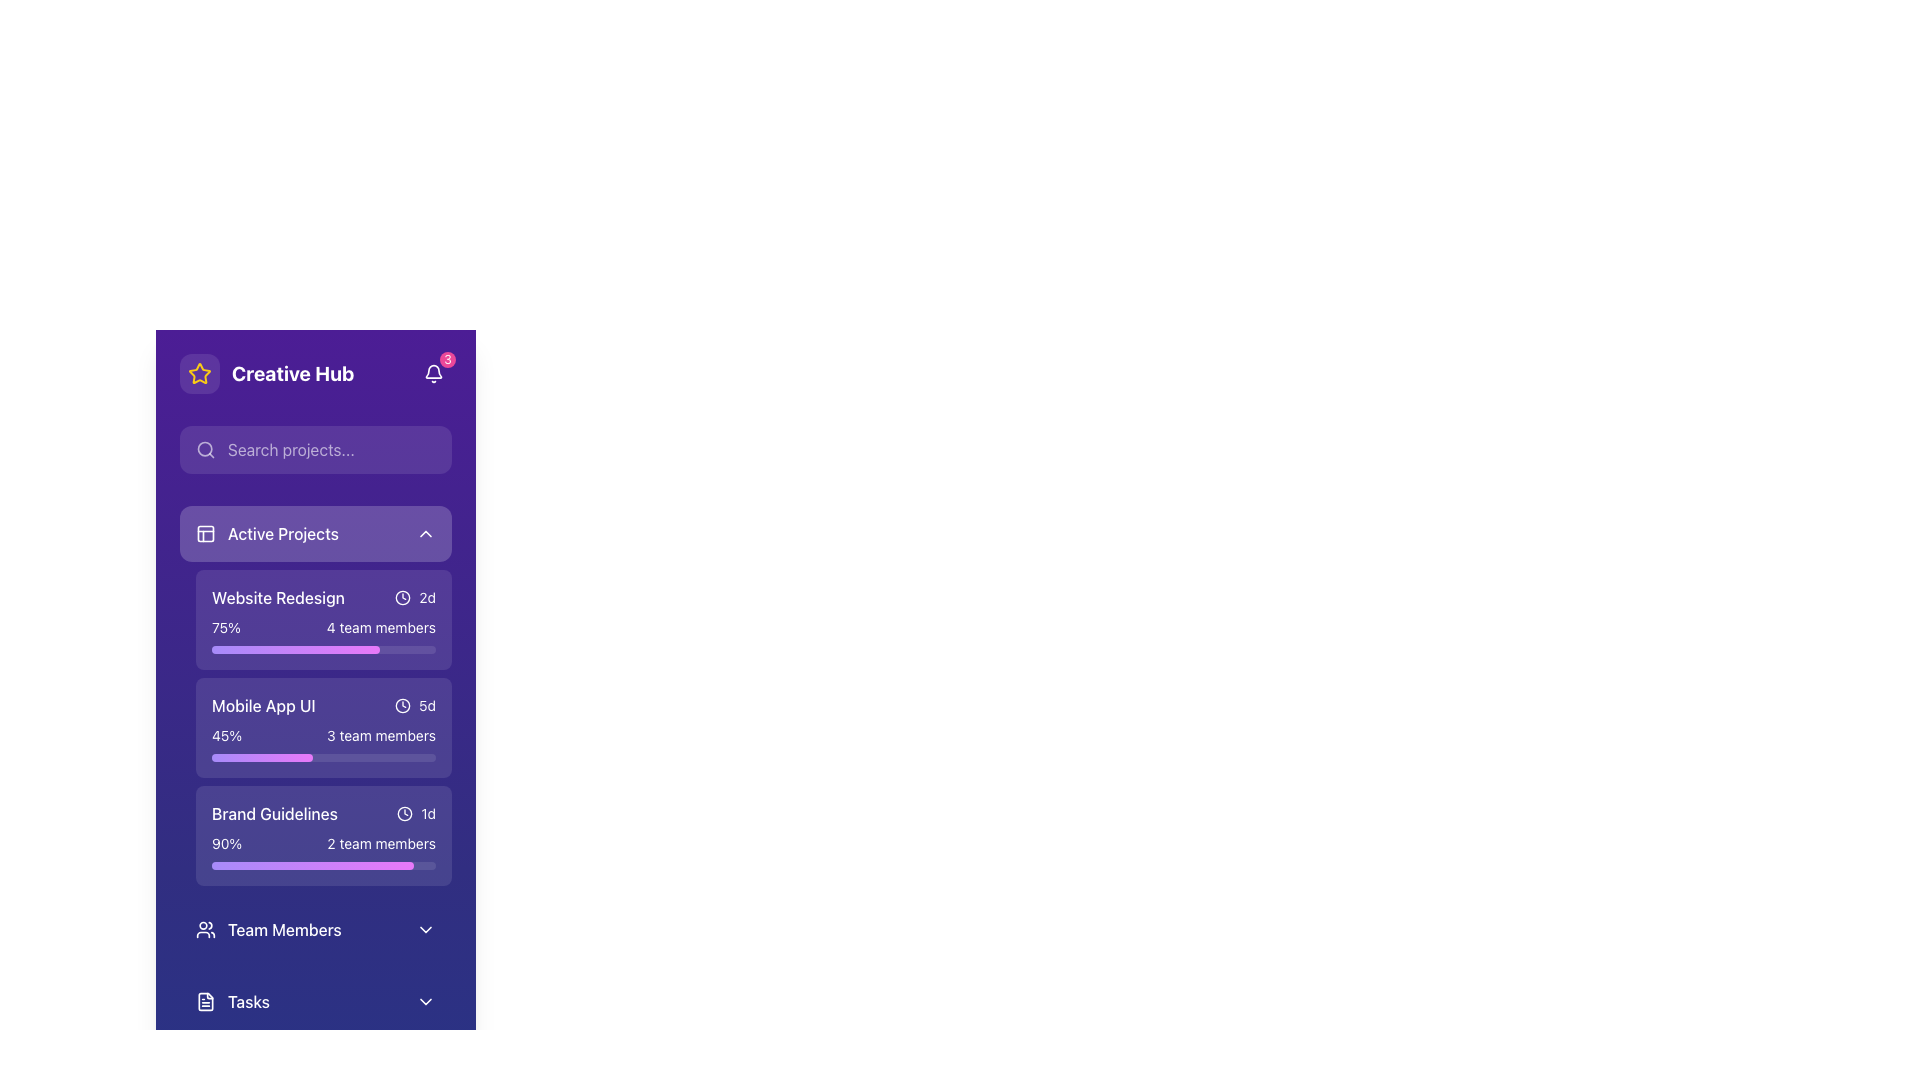 This screenshot has width=1920, height=1080. Describe the element at coordinates (261, 758) in the screenshot. I see `the progress bar indicating the completion of the 'Mobile App UI' project, which shows that the task is 45% complete` at that location.